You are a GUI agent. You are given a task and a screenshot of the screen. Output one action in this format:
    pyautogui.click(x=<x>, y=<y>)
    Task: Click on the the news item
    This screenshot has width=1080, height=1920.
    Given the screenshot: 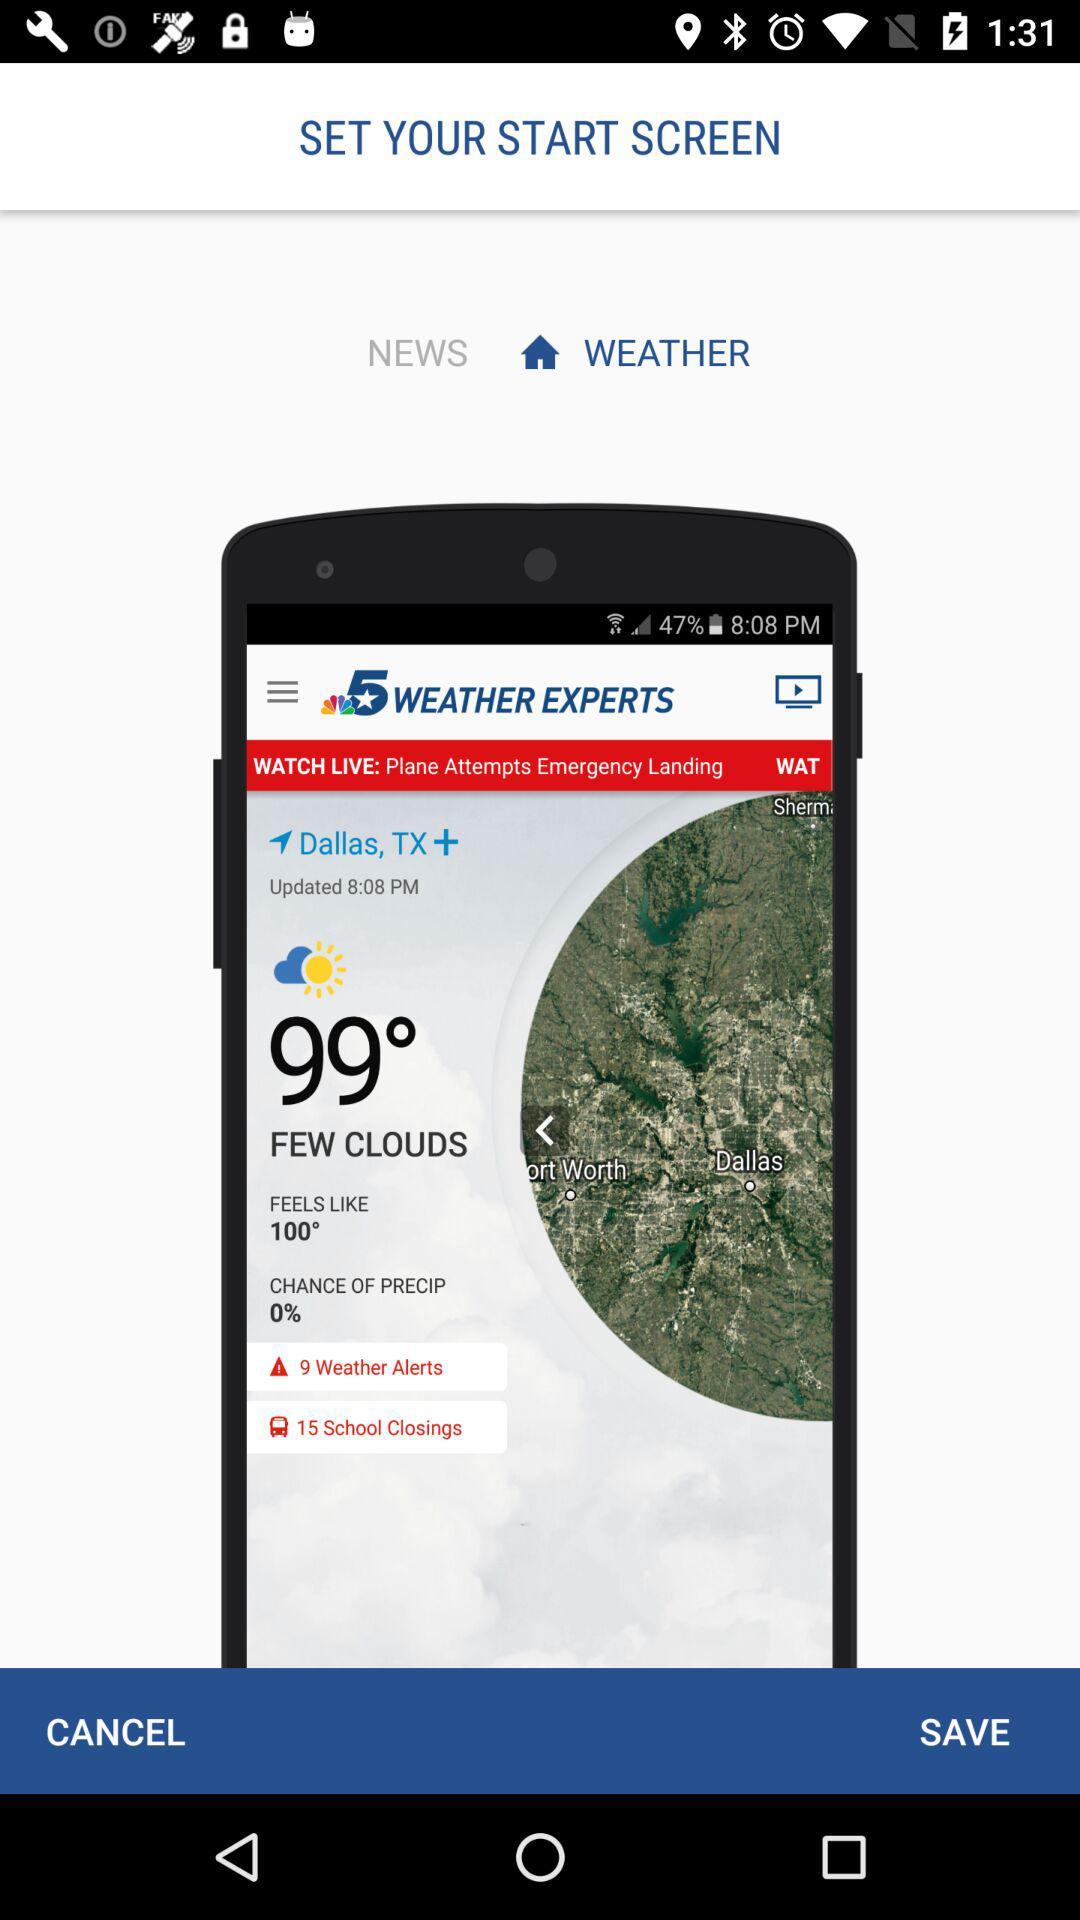 What is the action you would take?
    pyautogui.click(x=411, y=351)
    